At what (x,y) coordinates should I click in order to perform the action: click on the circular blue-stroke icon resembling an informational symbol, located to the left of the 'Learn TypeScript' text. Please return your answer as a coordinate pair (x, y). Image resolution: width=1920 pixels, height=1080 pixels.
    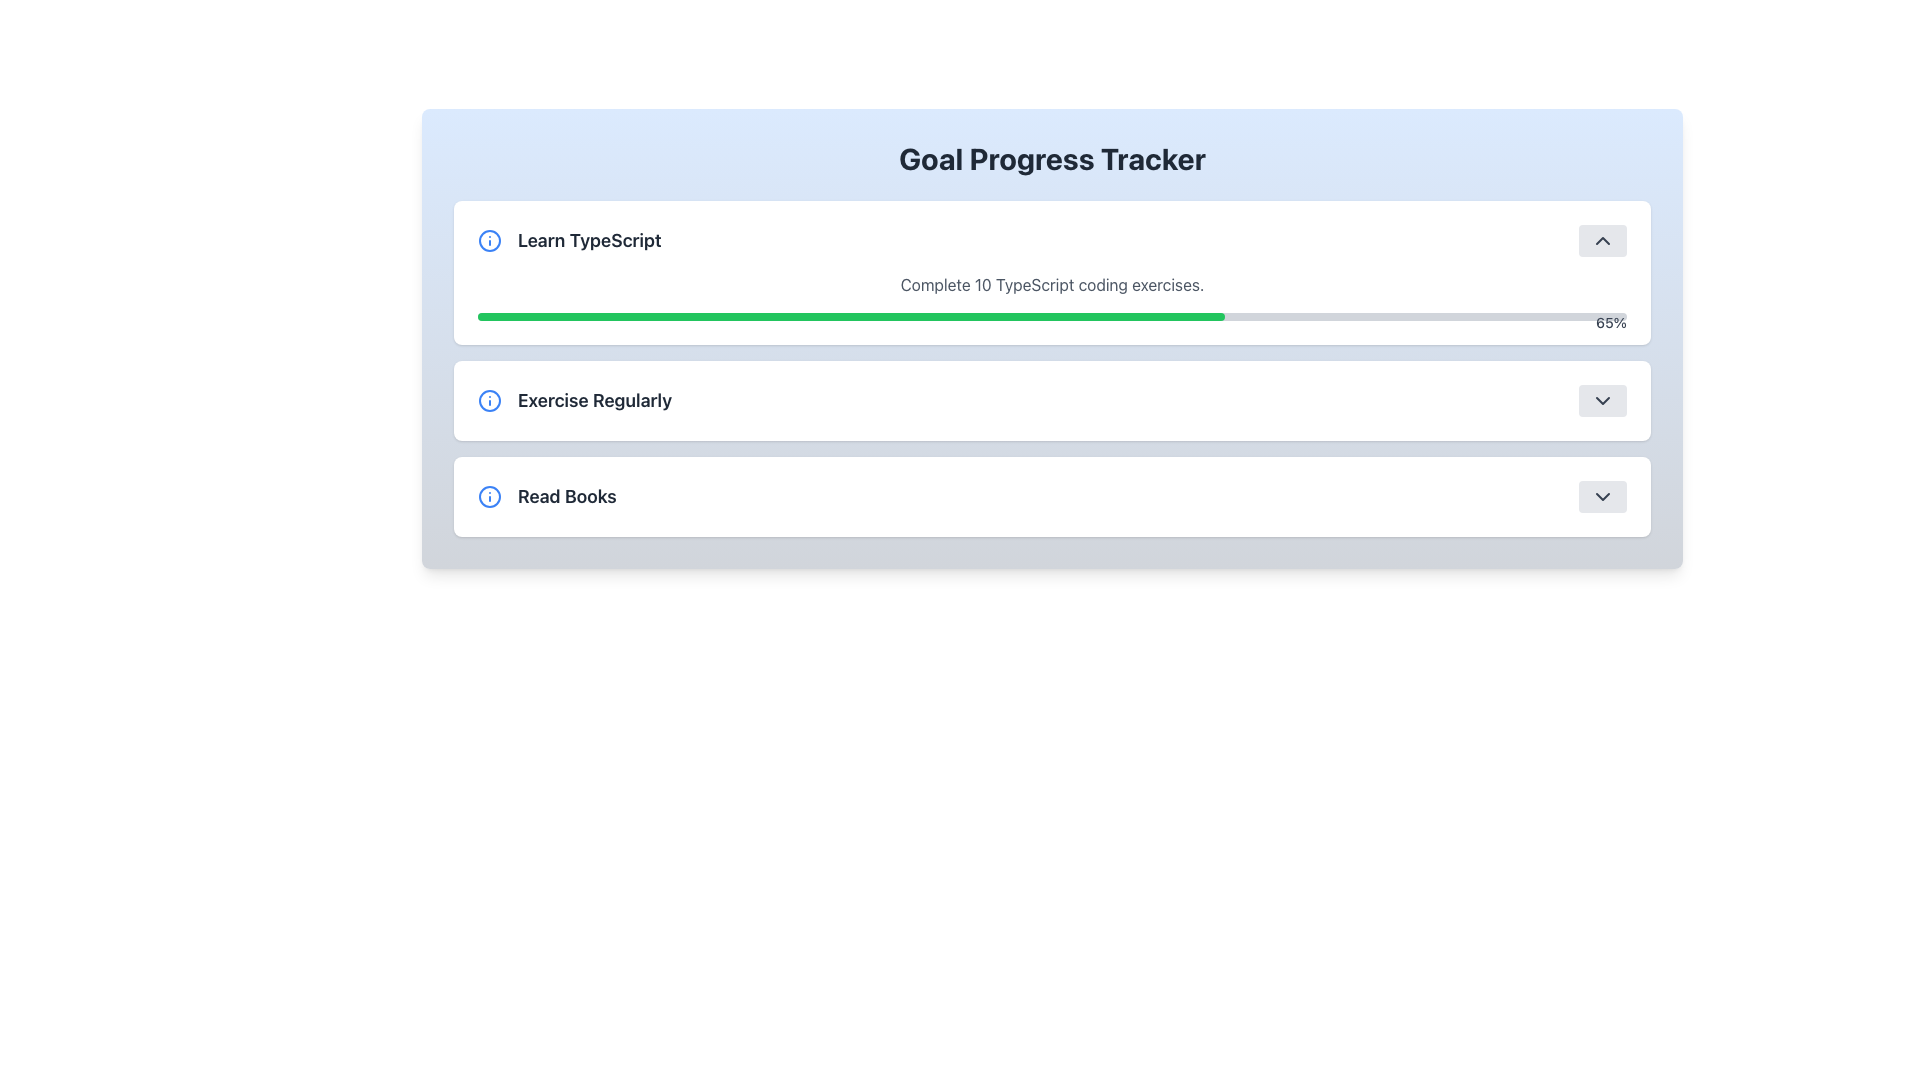
    Looking at the image, I should click on (489, 239).